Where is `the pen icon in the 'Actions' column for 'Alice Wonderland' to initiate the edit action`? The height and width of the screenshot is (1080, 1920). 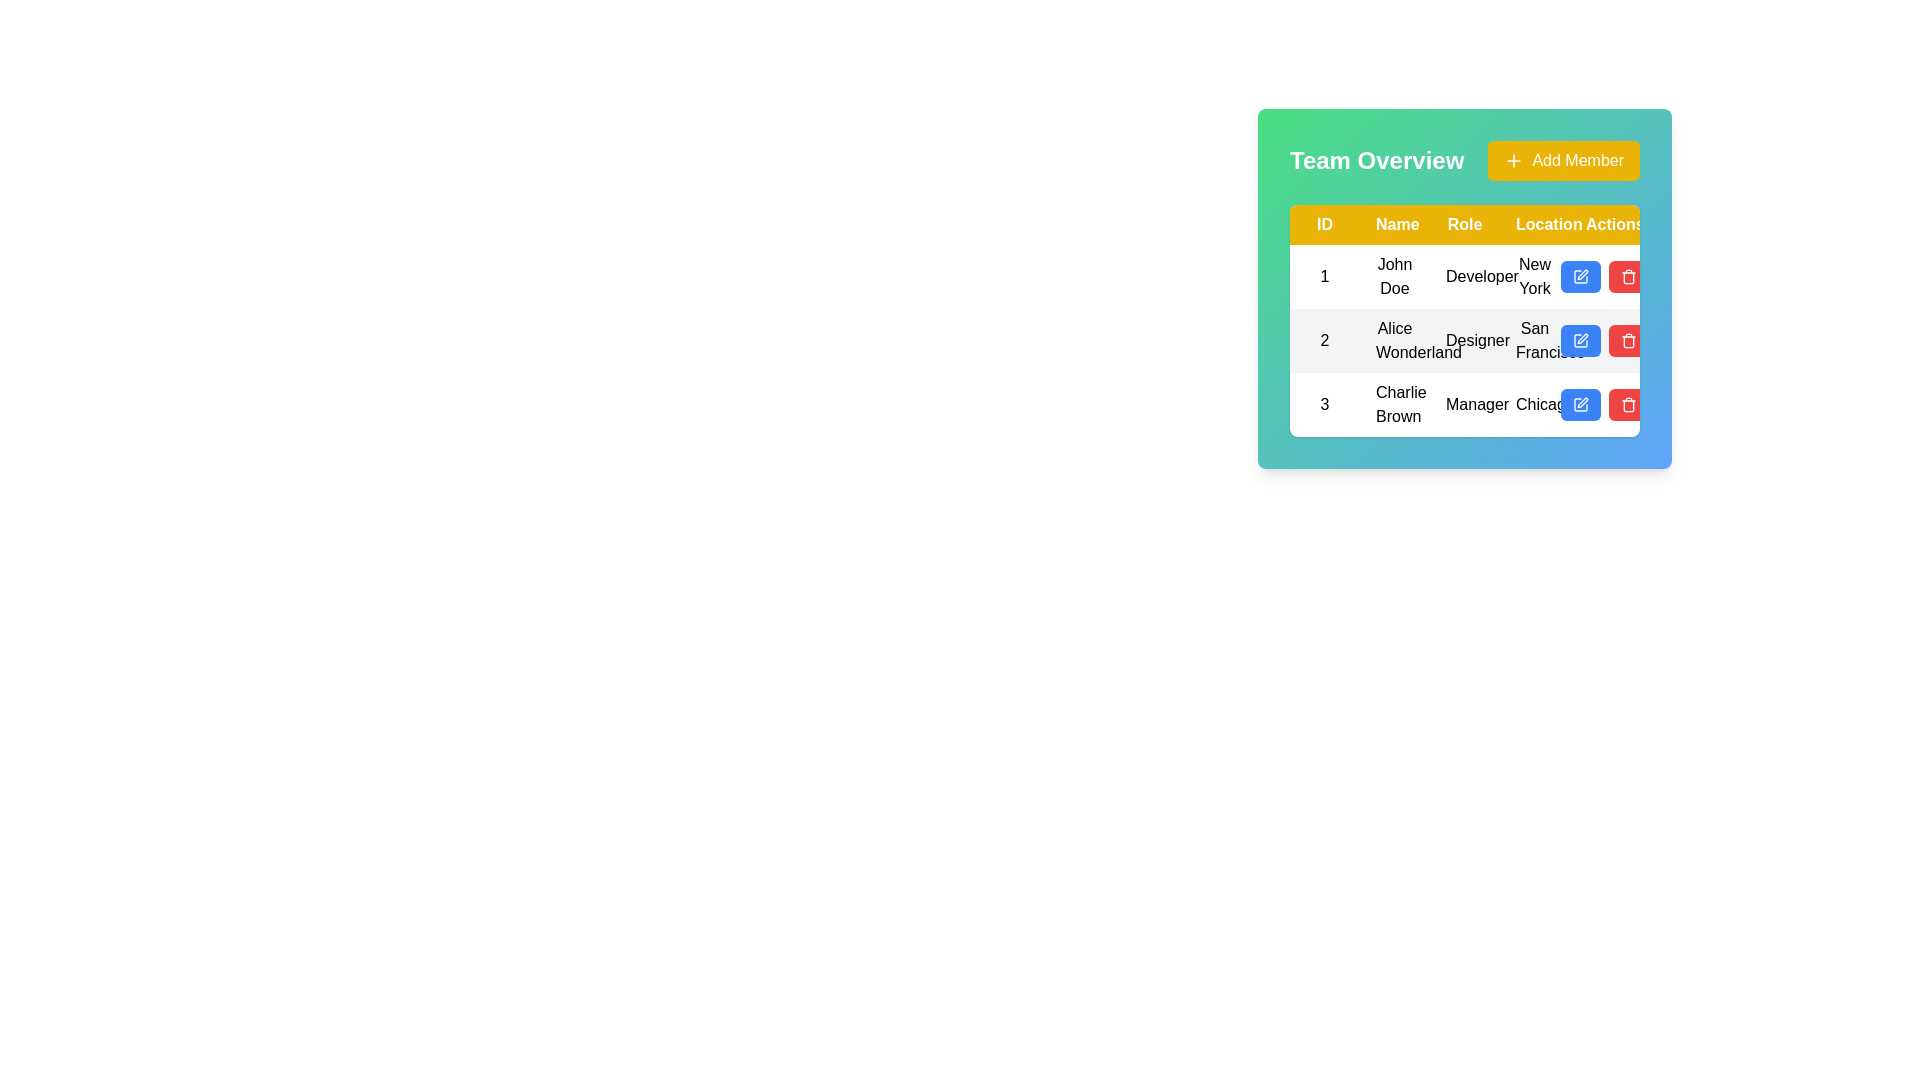 the pen icon in the 'Actions' column for 'Alice Wonderland' to initiate the edit action is located at coordinates (1582, 338).